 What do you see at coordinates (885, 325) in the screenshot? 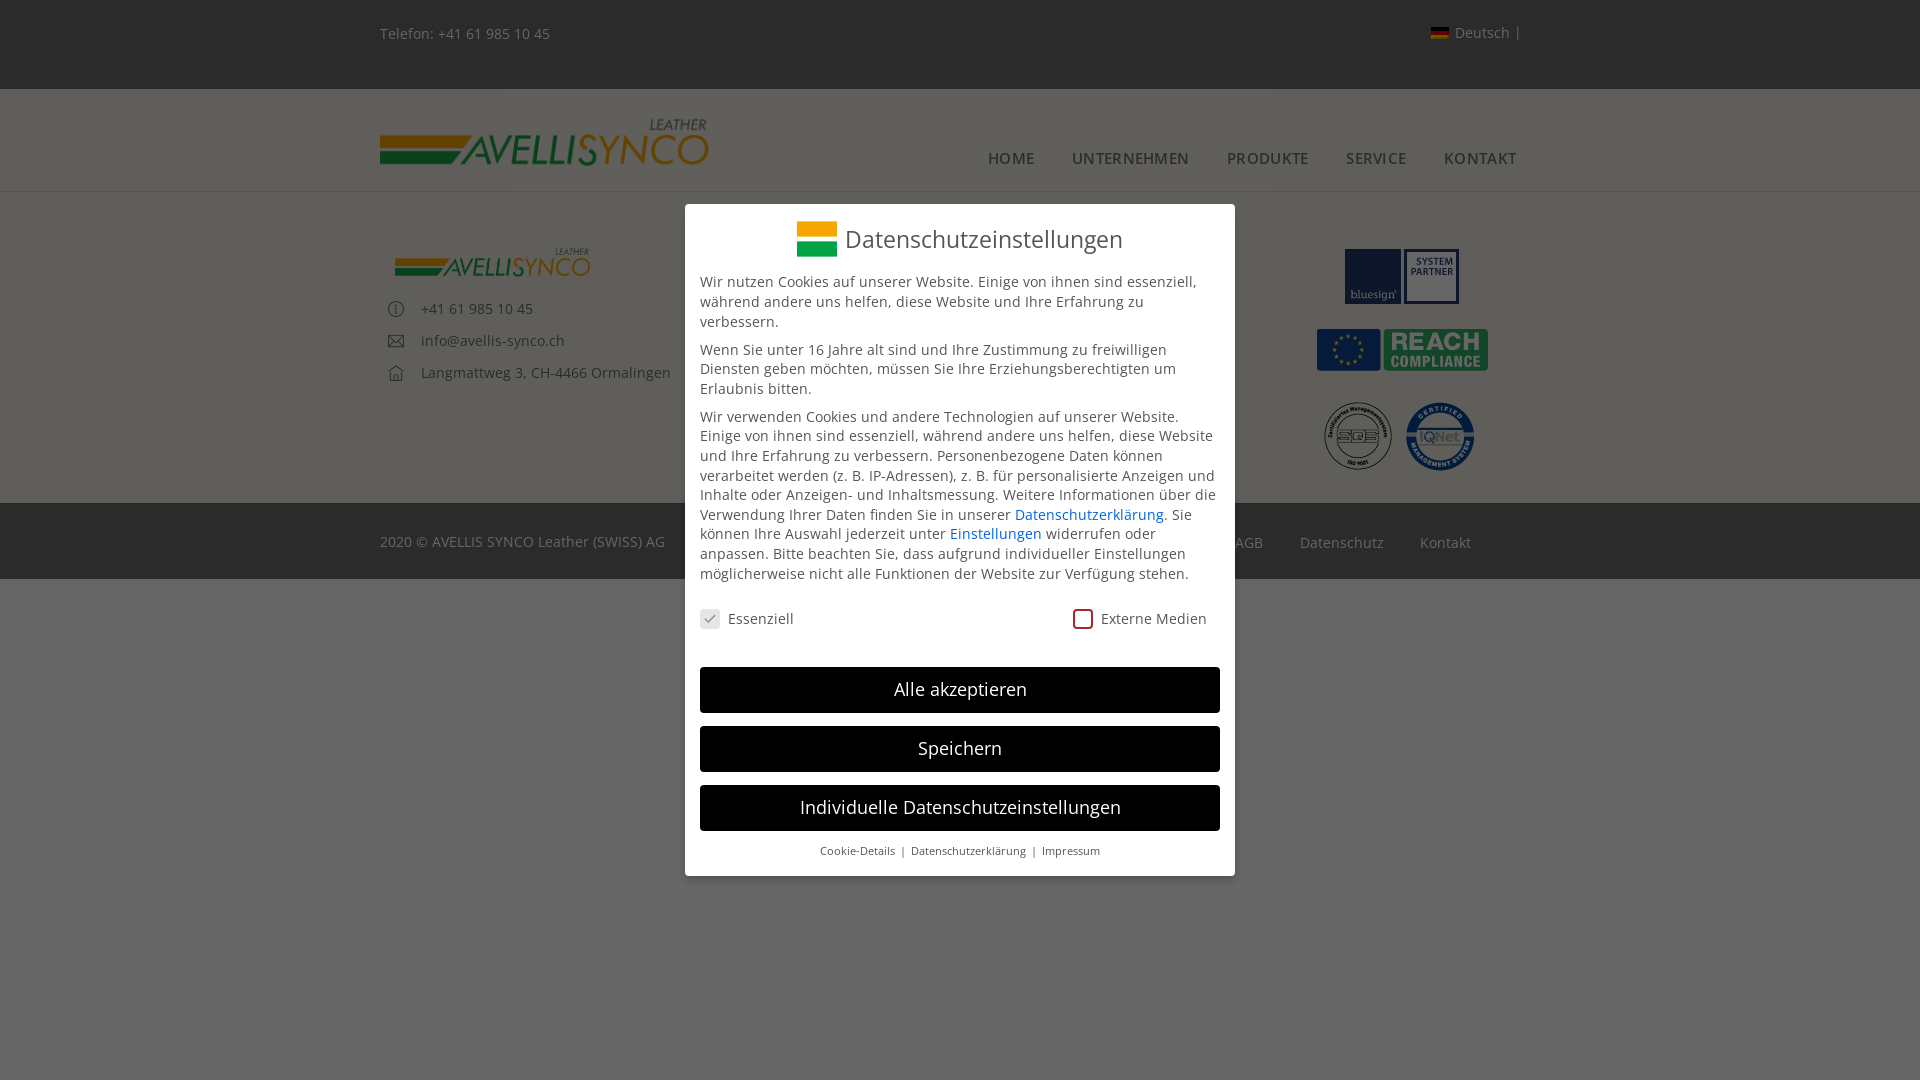
I see `'Jobs und Karriere'` at bounding box center [885, 325].